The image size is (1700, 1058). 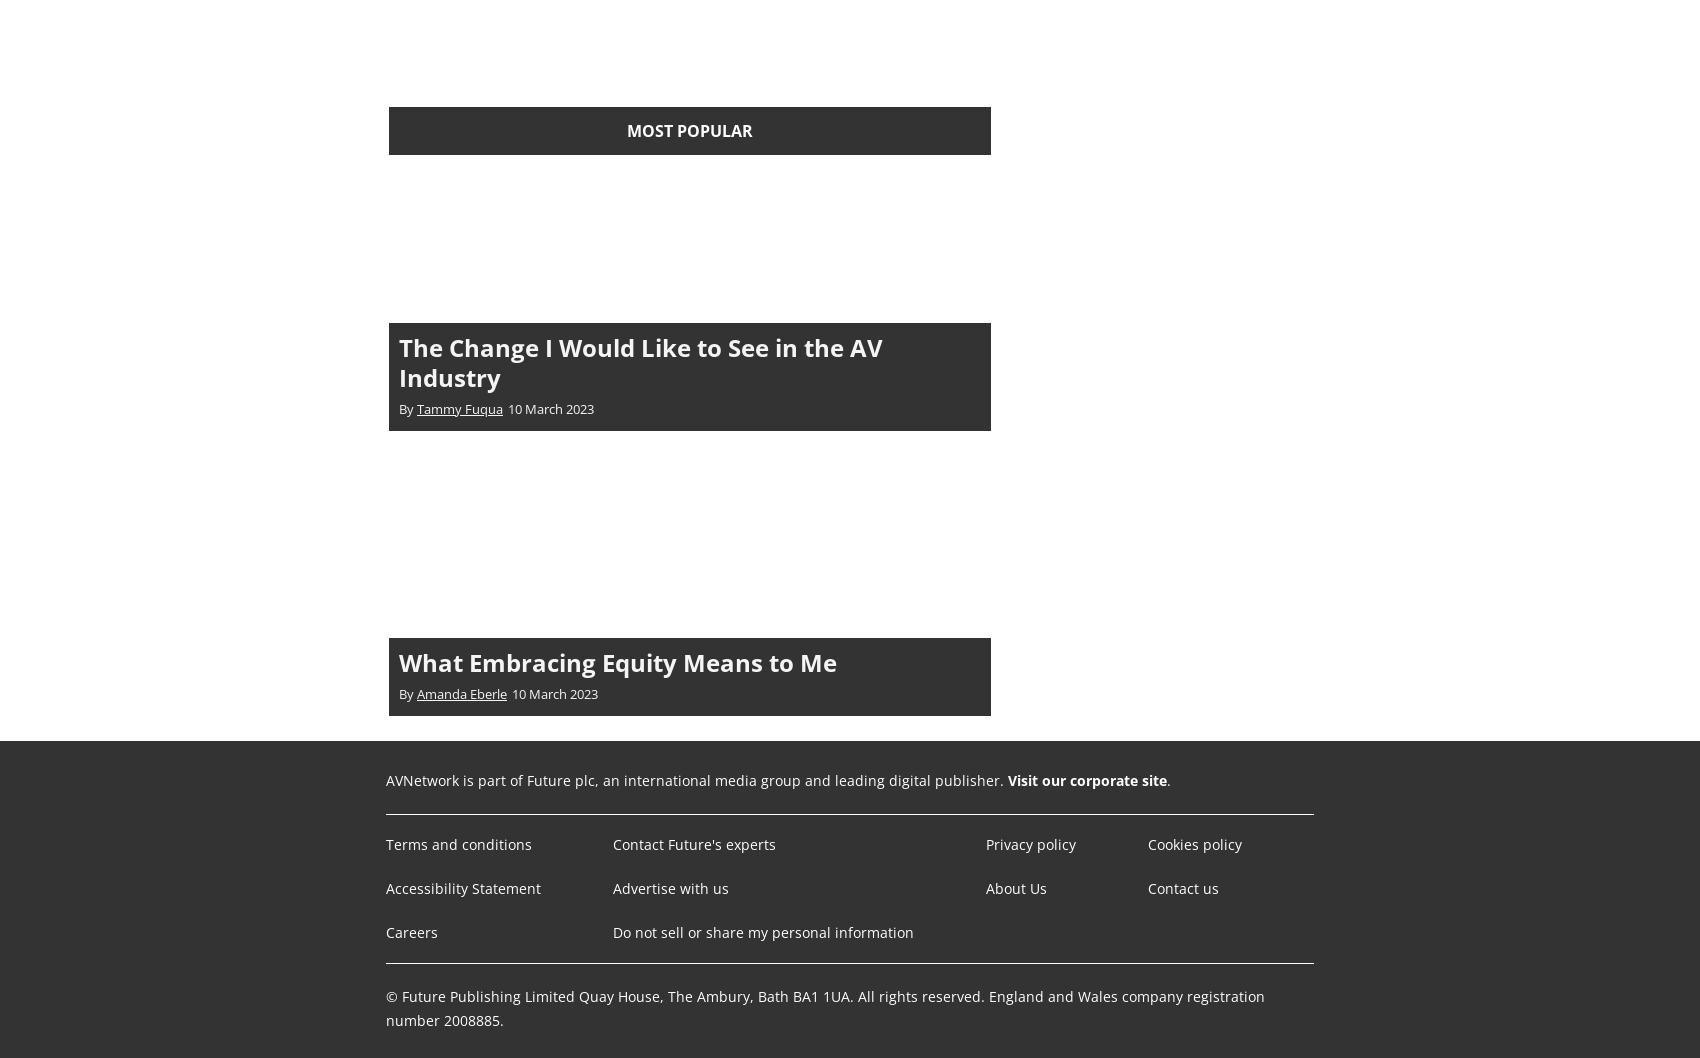 I want to click on 'AVNetwork is part of Future plc, an international media group and leading digital publisher.', so click(x=697, y=779).